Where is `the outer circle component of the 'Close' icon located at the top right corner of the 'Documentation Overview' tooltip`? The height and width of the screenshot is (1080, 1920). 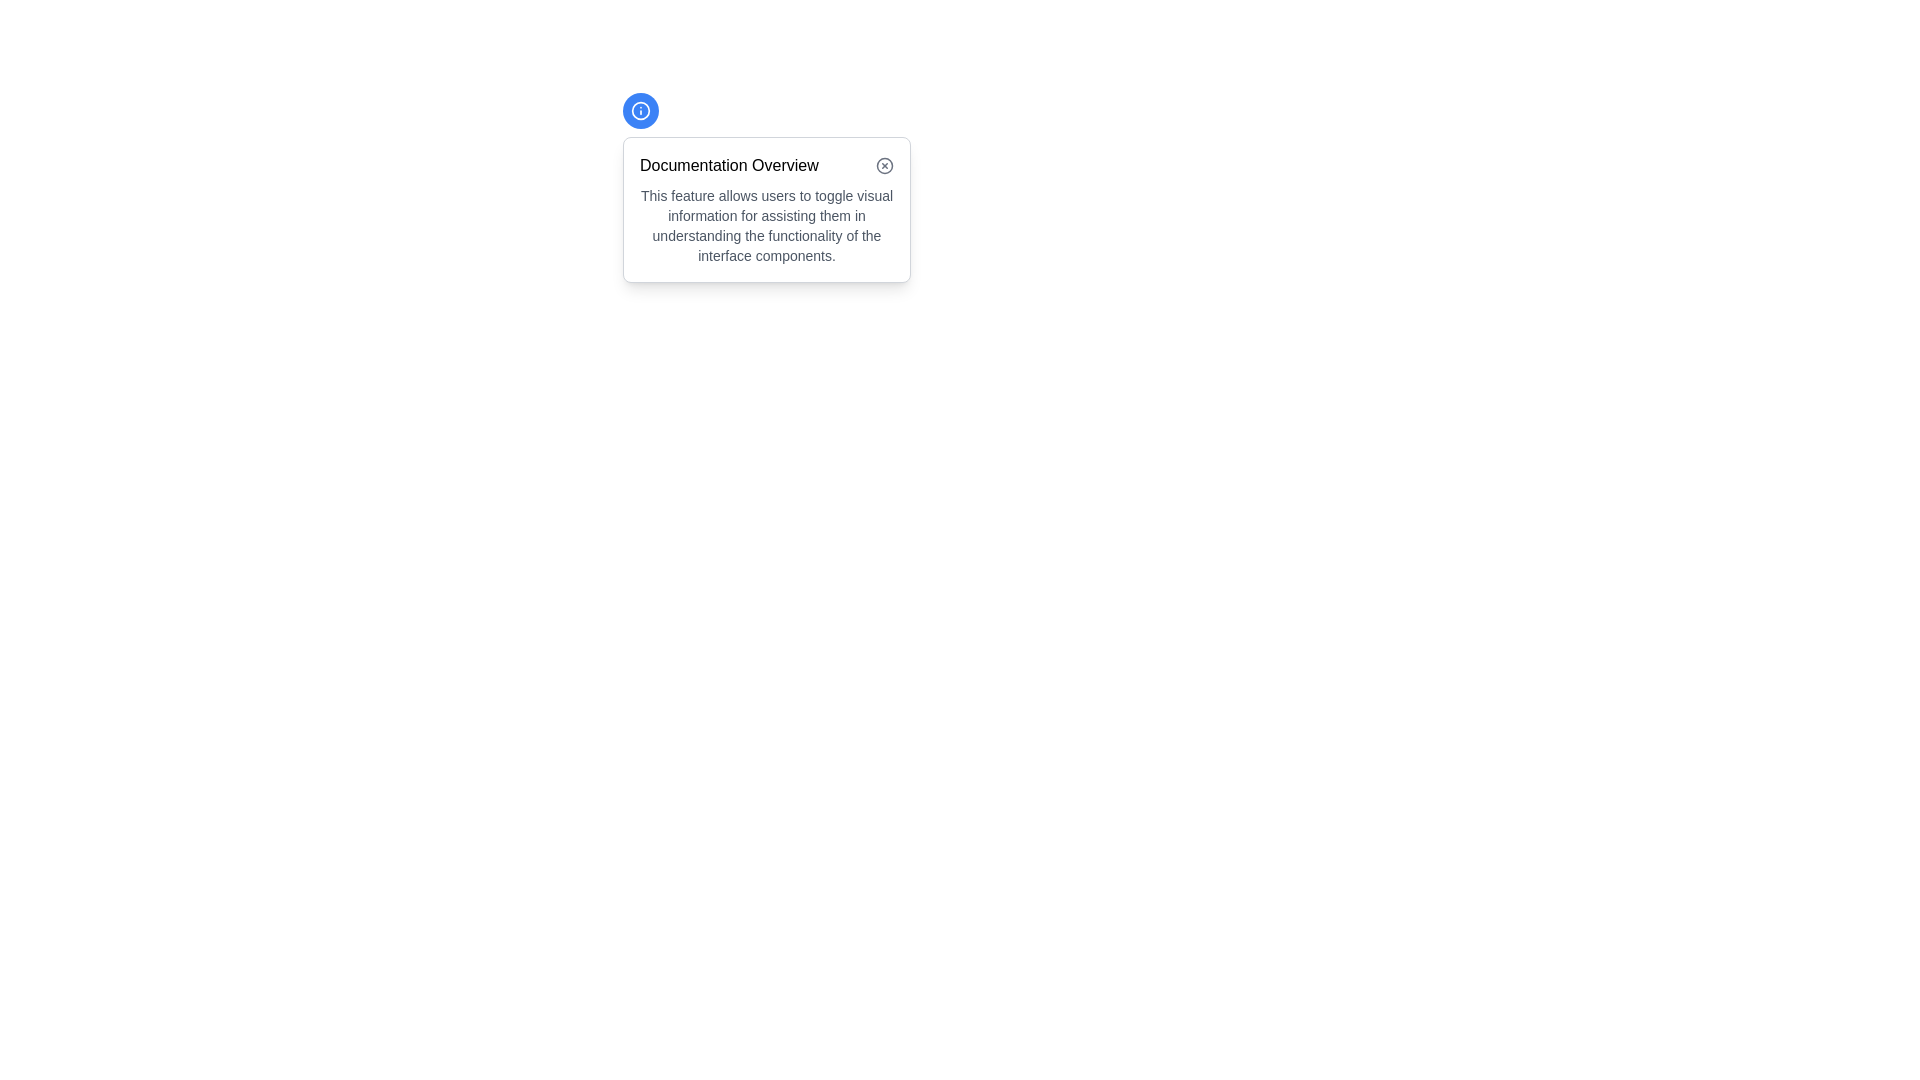
the outer circle component of the 'Close' icon located at the top right corner of the 'Documentation Overview' tooltip is located at coordinates (883, 164).